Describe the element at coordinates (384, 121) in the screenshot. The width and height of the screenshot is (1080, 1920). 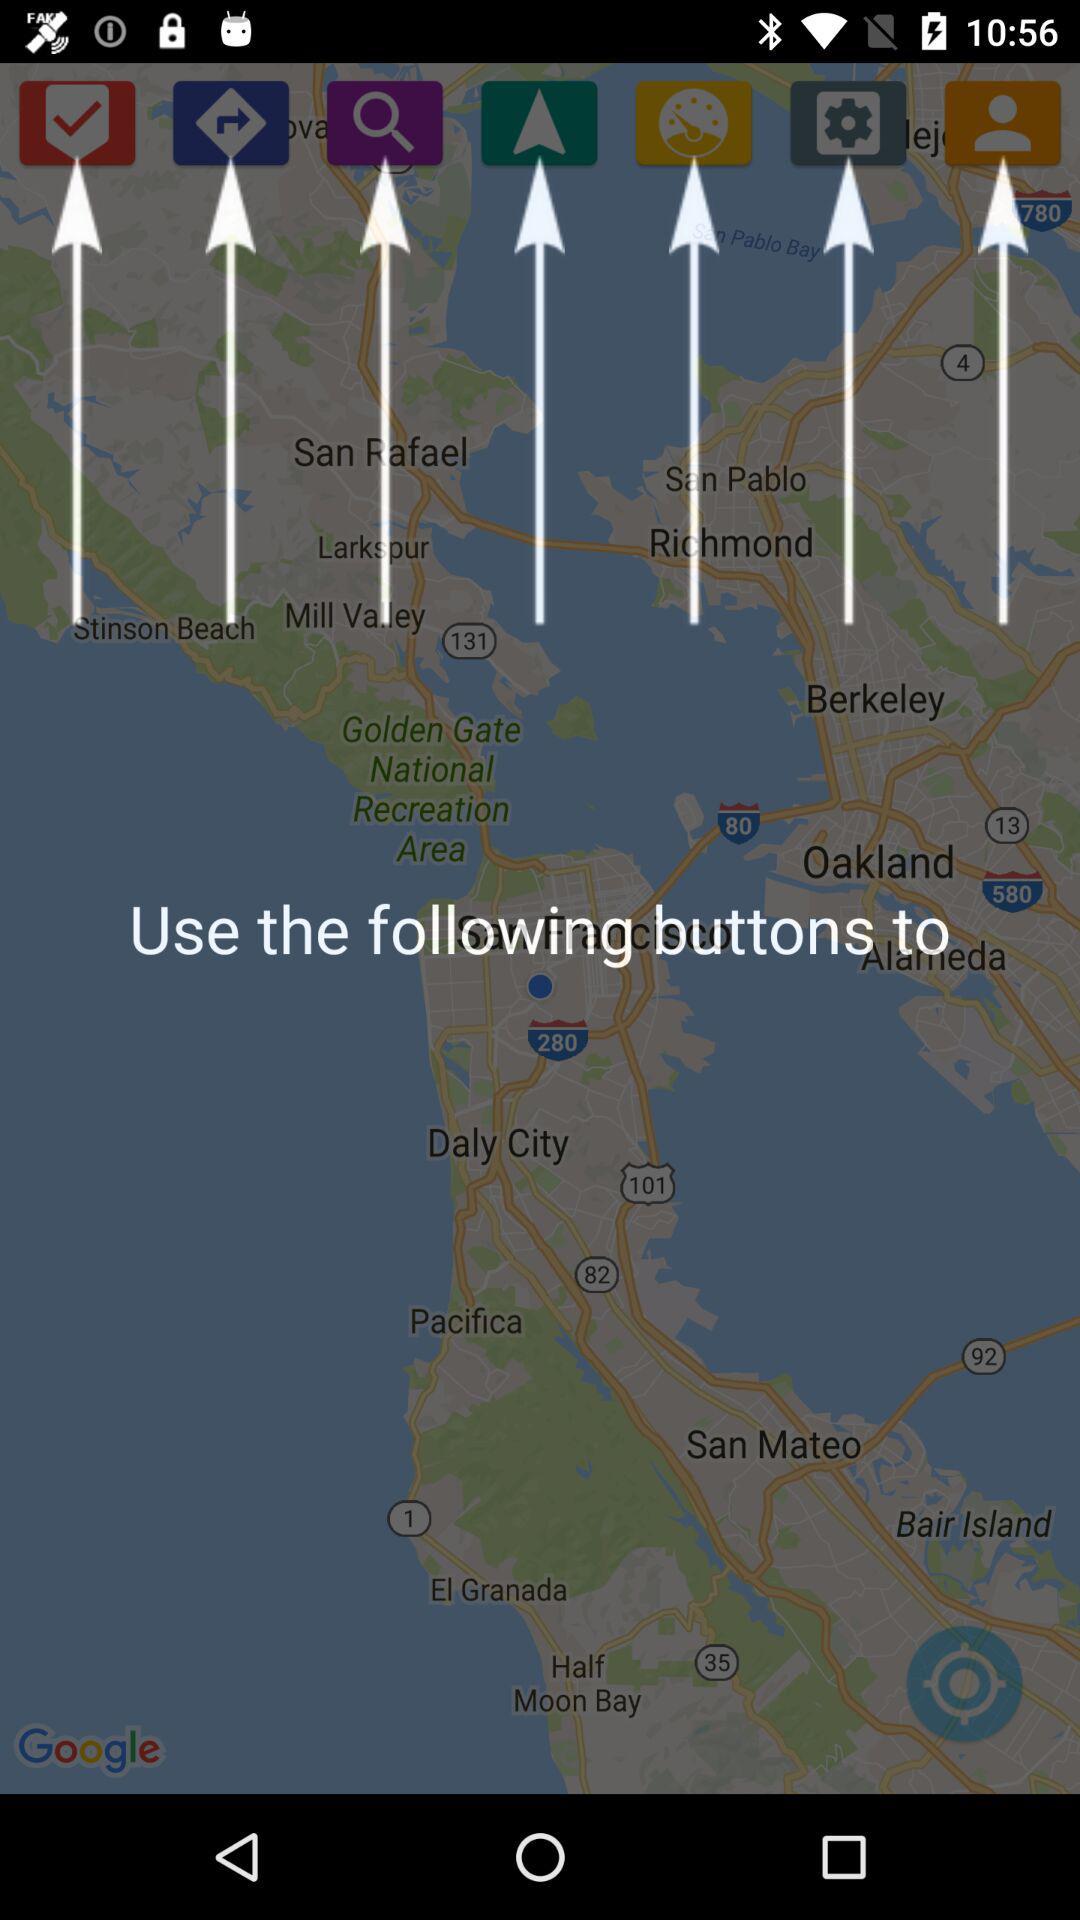
I see `the search icon` at that location.